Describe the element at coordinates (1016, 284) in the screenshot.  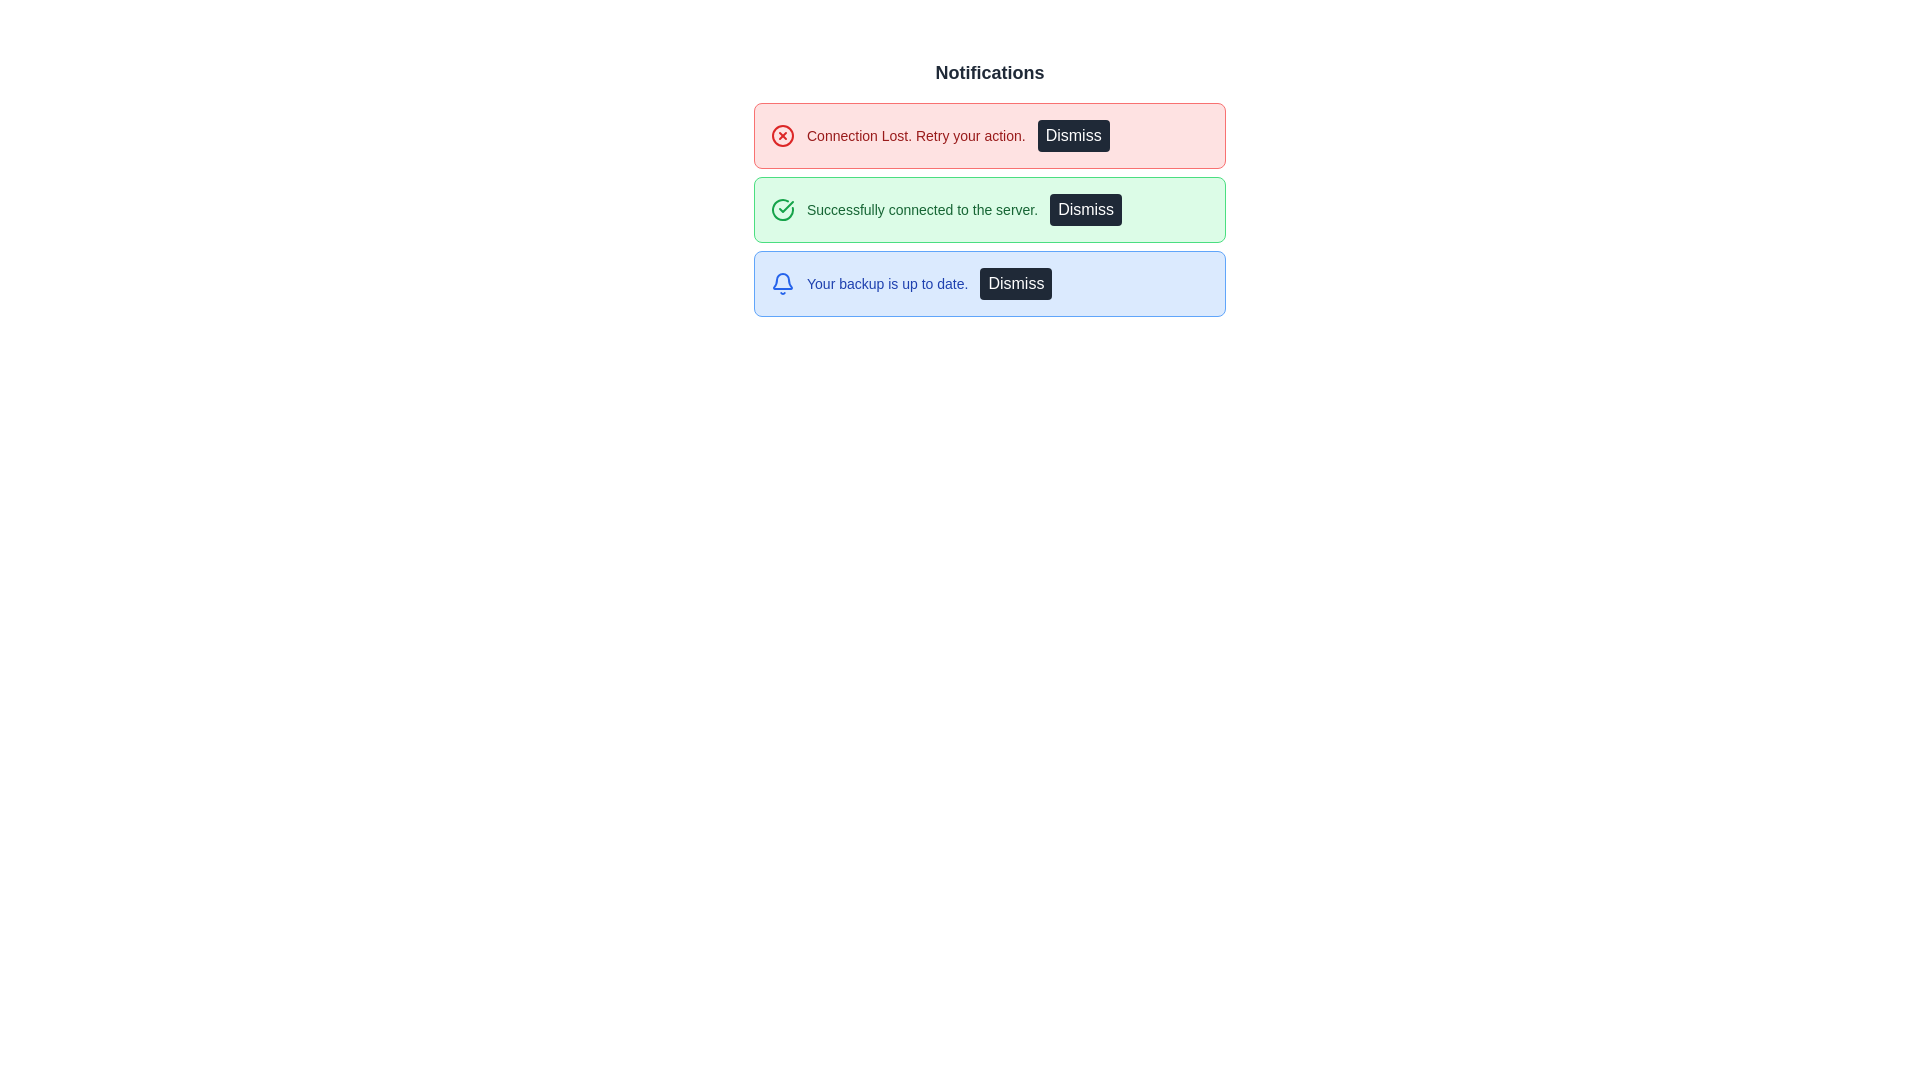
I see `the 'Dismiss' button located as the rightmost element in the notification component` at that location.